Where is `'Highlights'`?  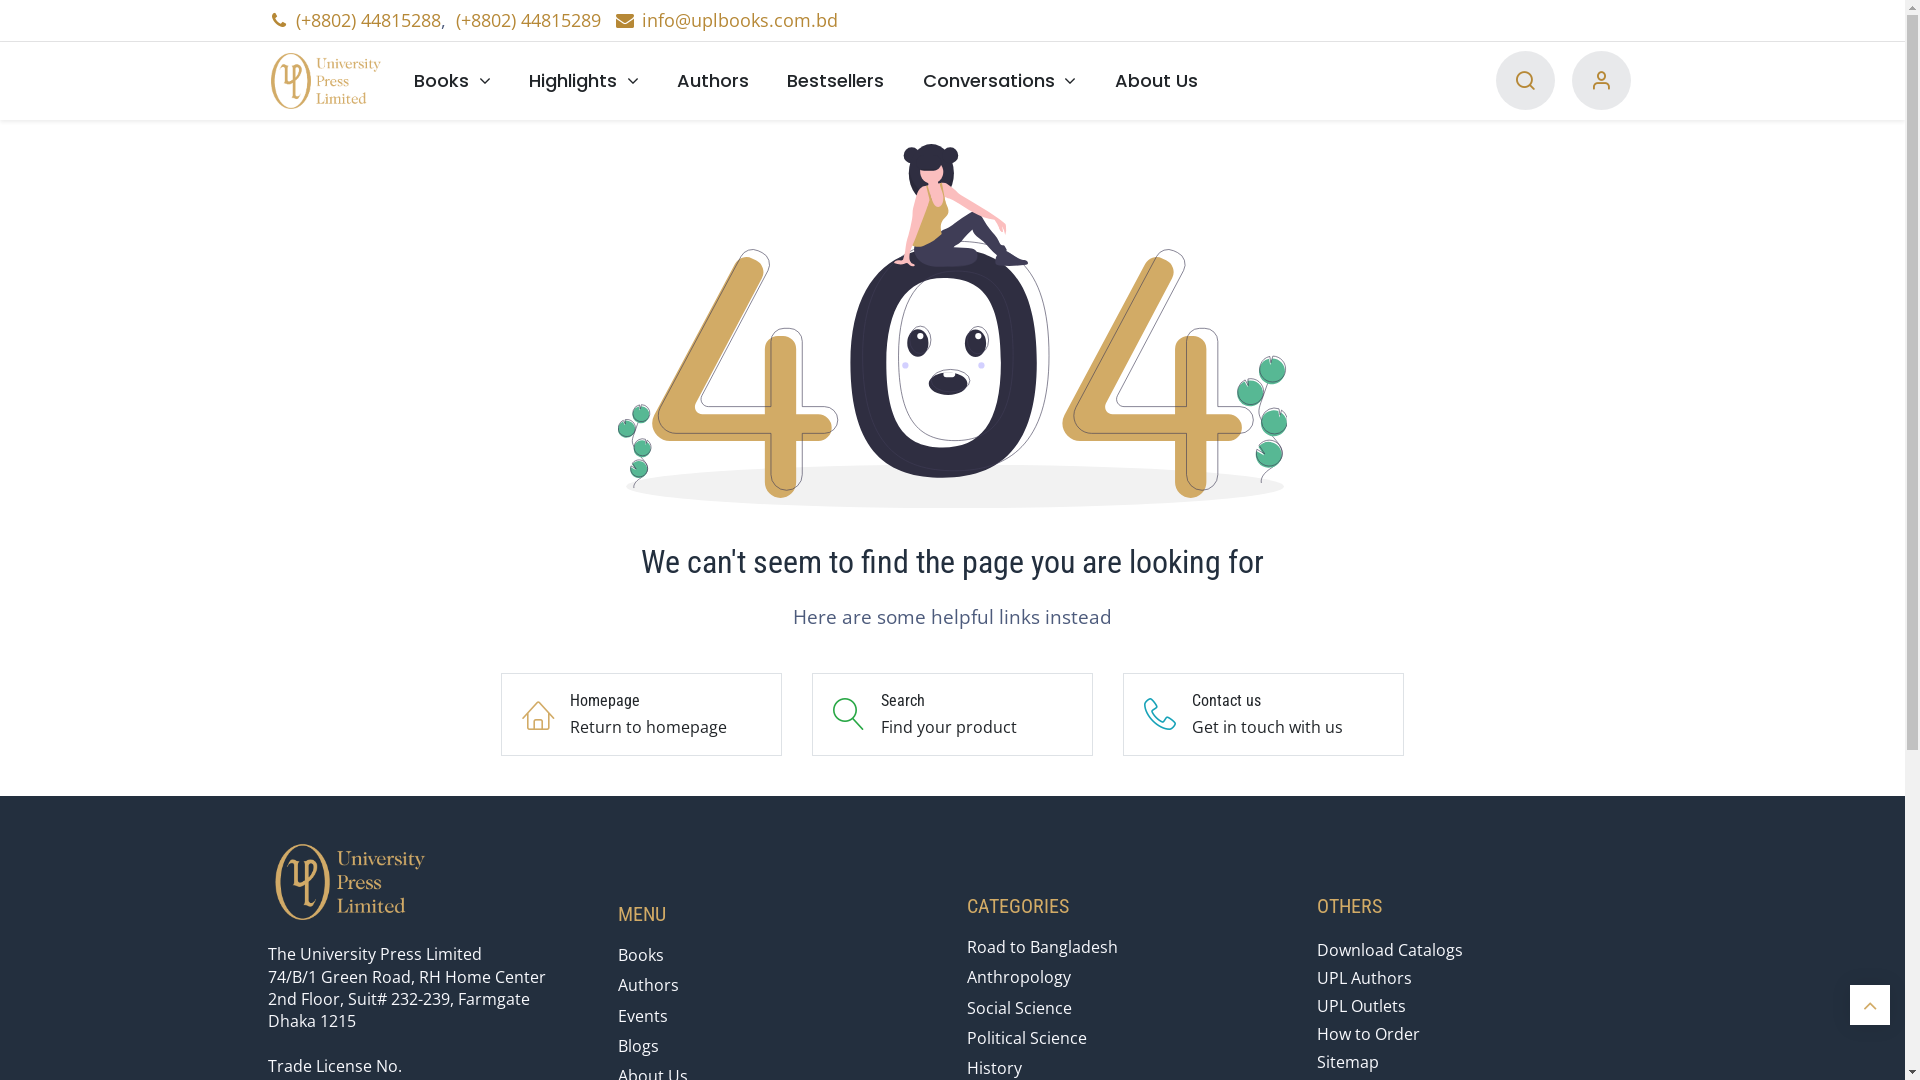
'Highlights' is located at coordinates (583, 79).